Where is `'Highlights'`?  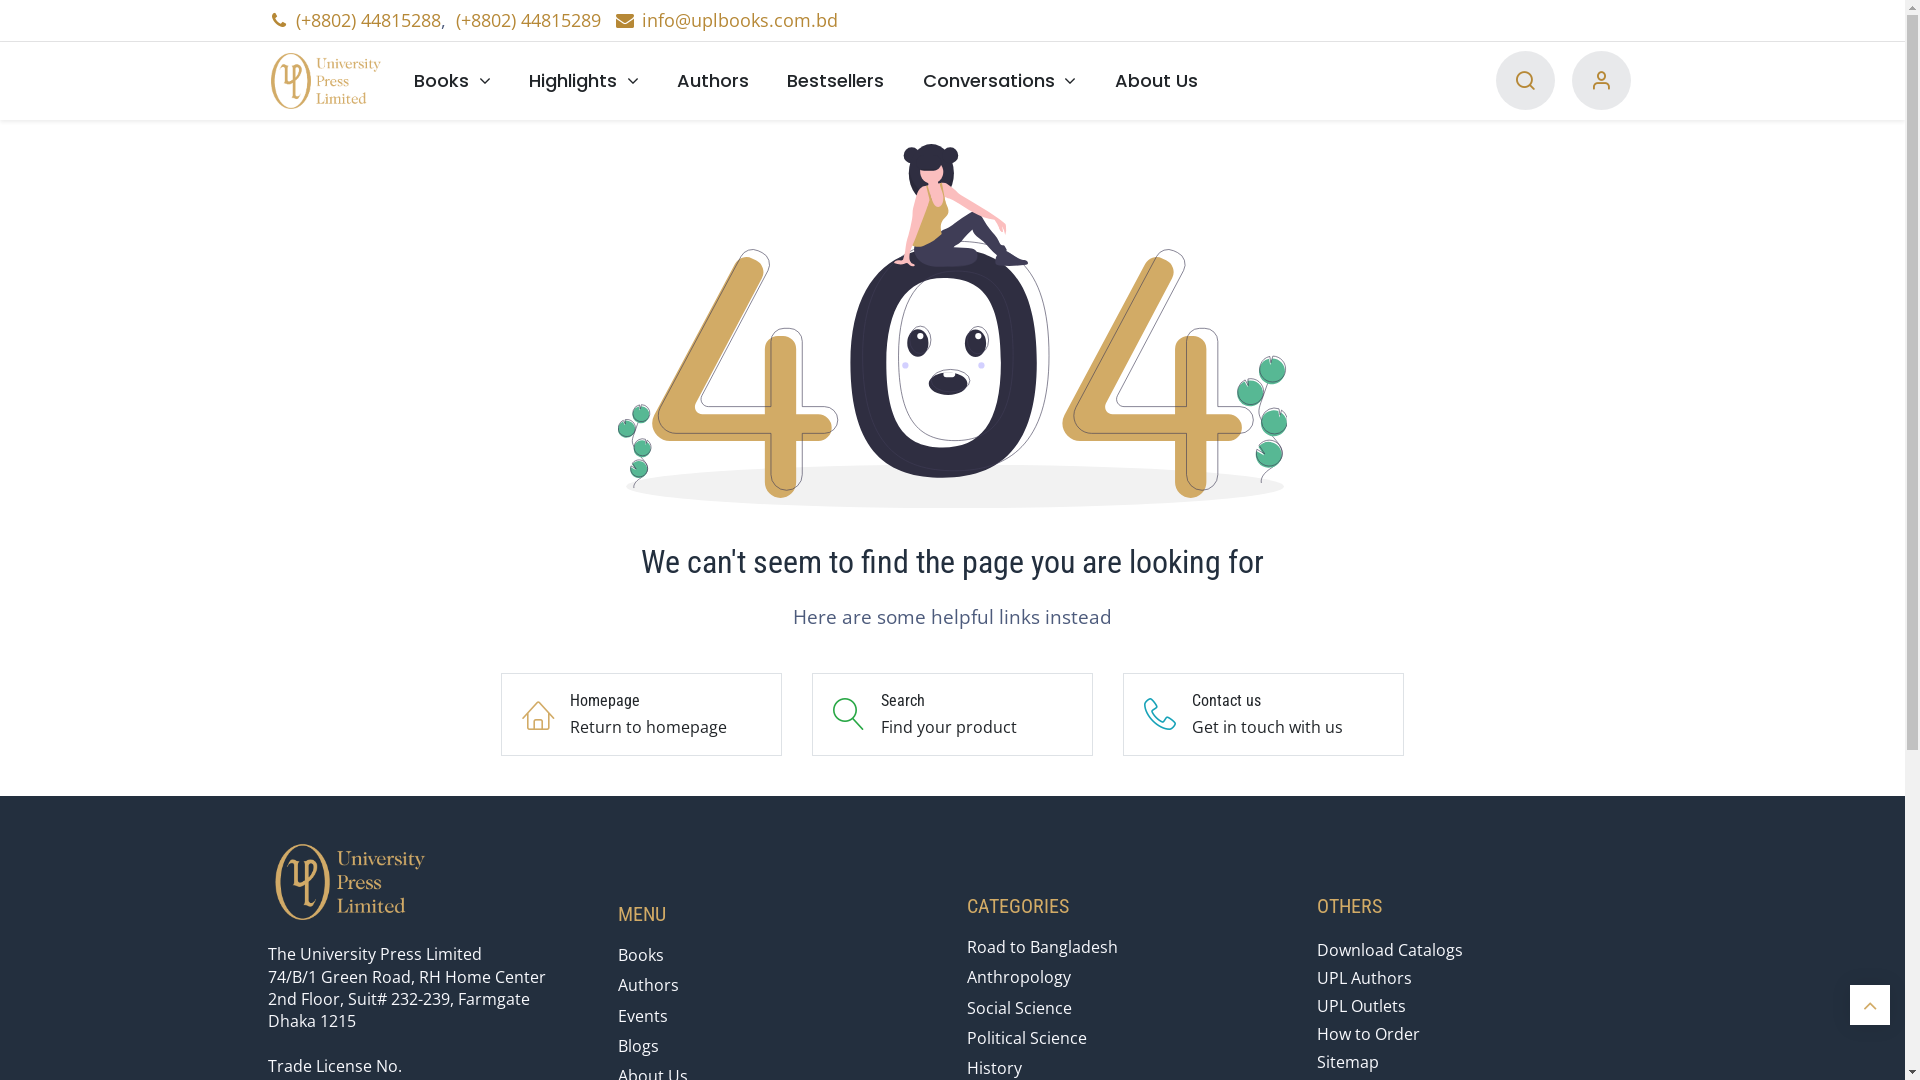
'Highlights' is located at coordinates (583, 79).